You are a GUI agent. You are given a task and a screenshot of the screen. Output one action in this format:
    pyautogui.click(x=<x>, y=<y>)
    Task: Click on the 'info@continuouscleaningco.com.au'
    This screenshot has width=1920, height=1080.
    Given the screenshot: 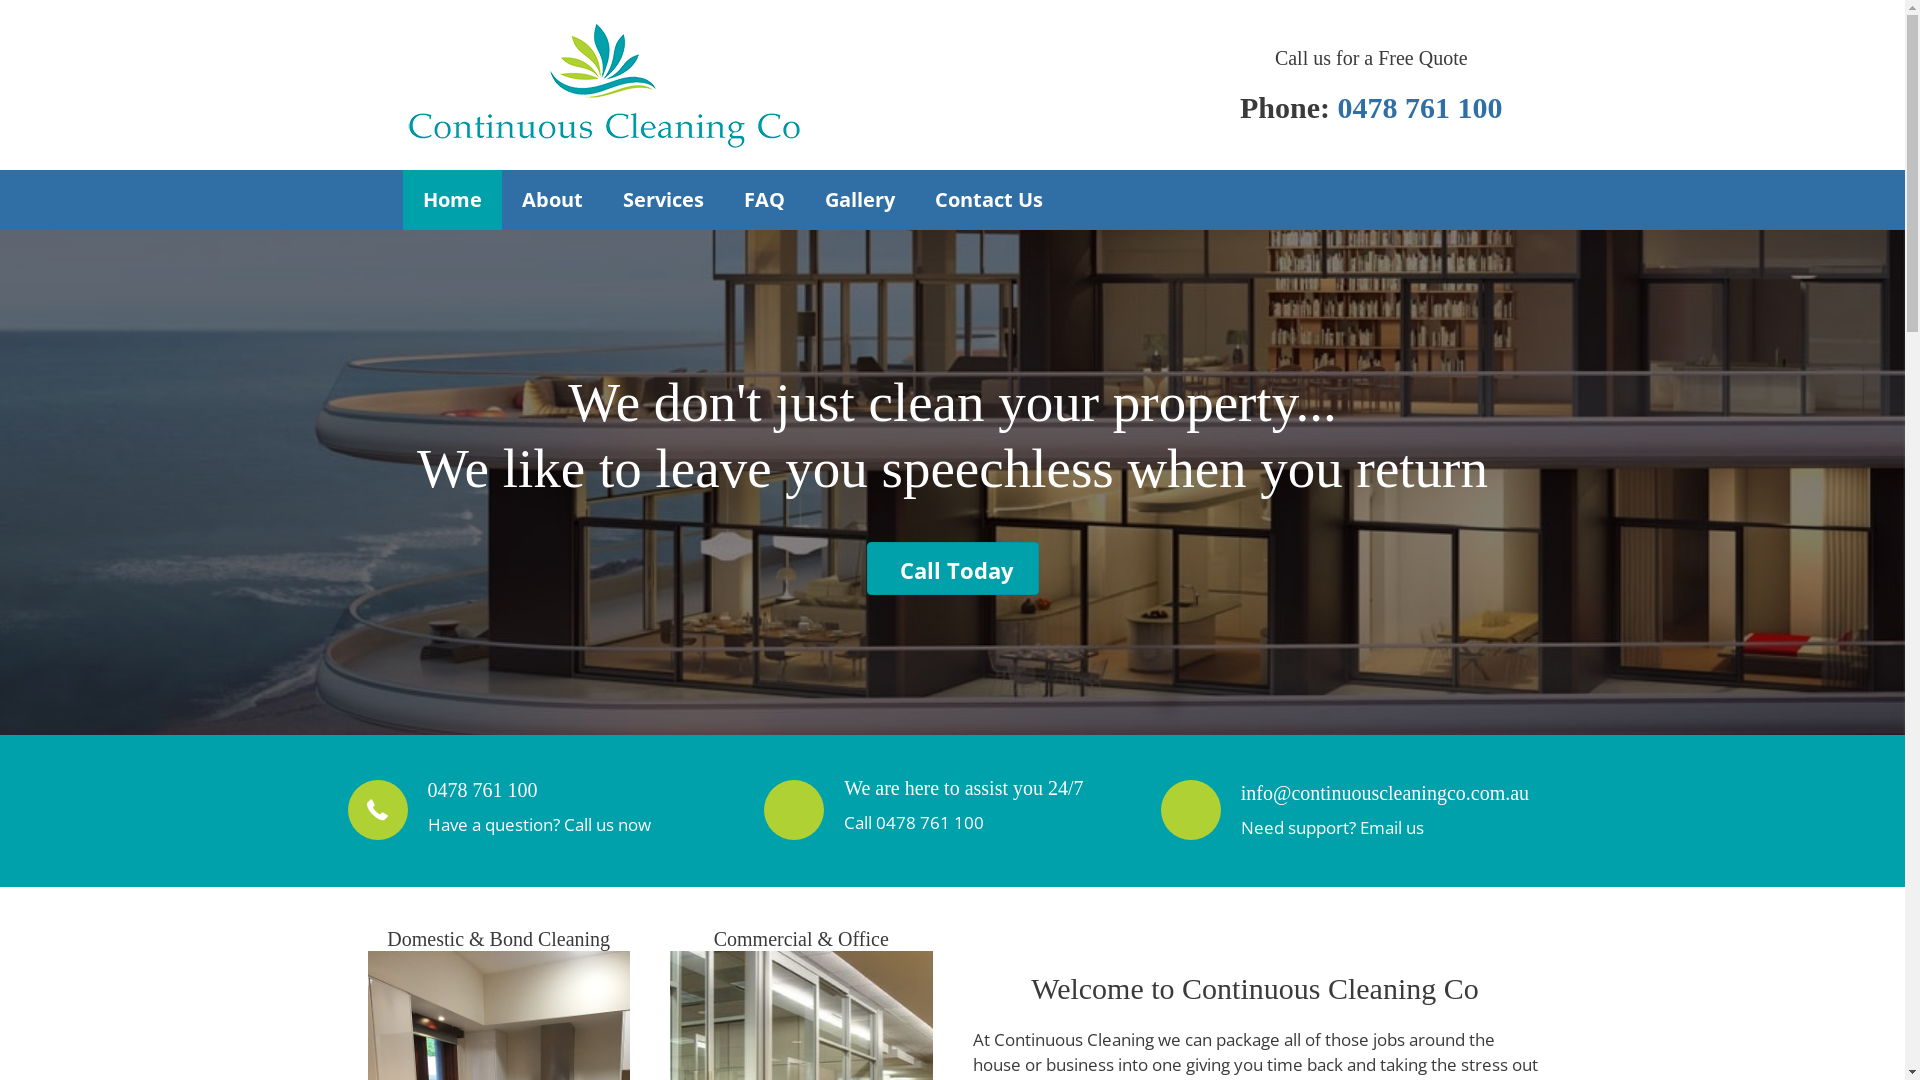 What is the action you would take?
    pyautogui.click(x=1384, y=792)
    